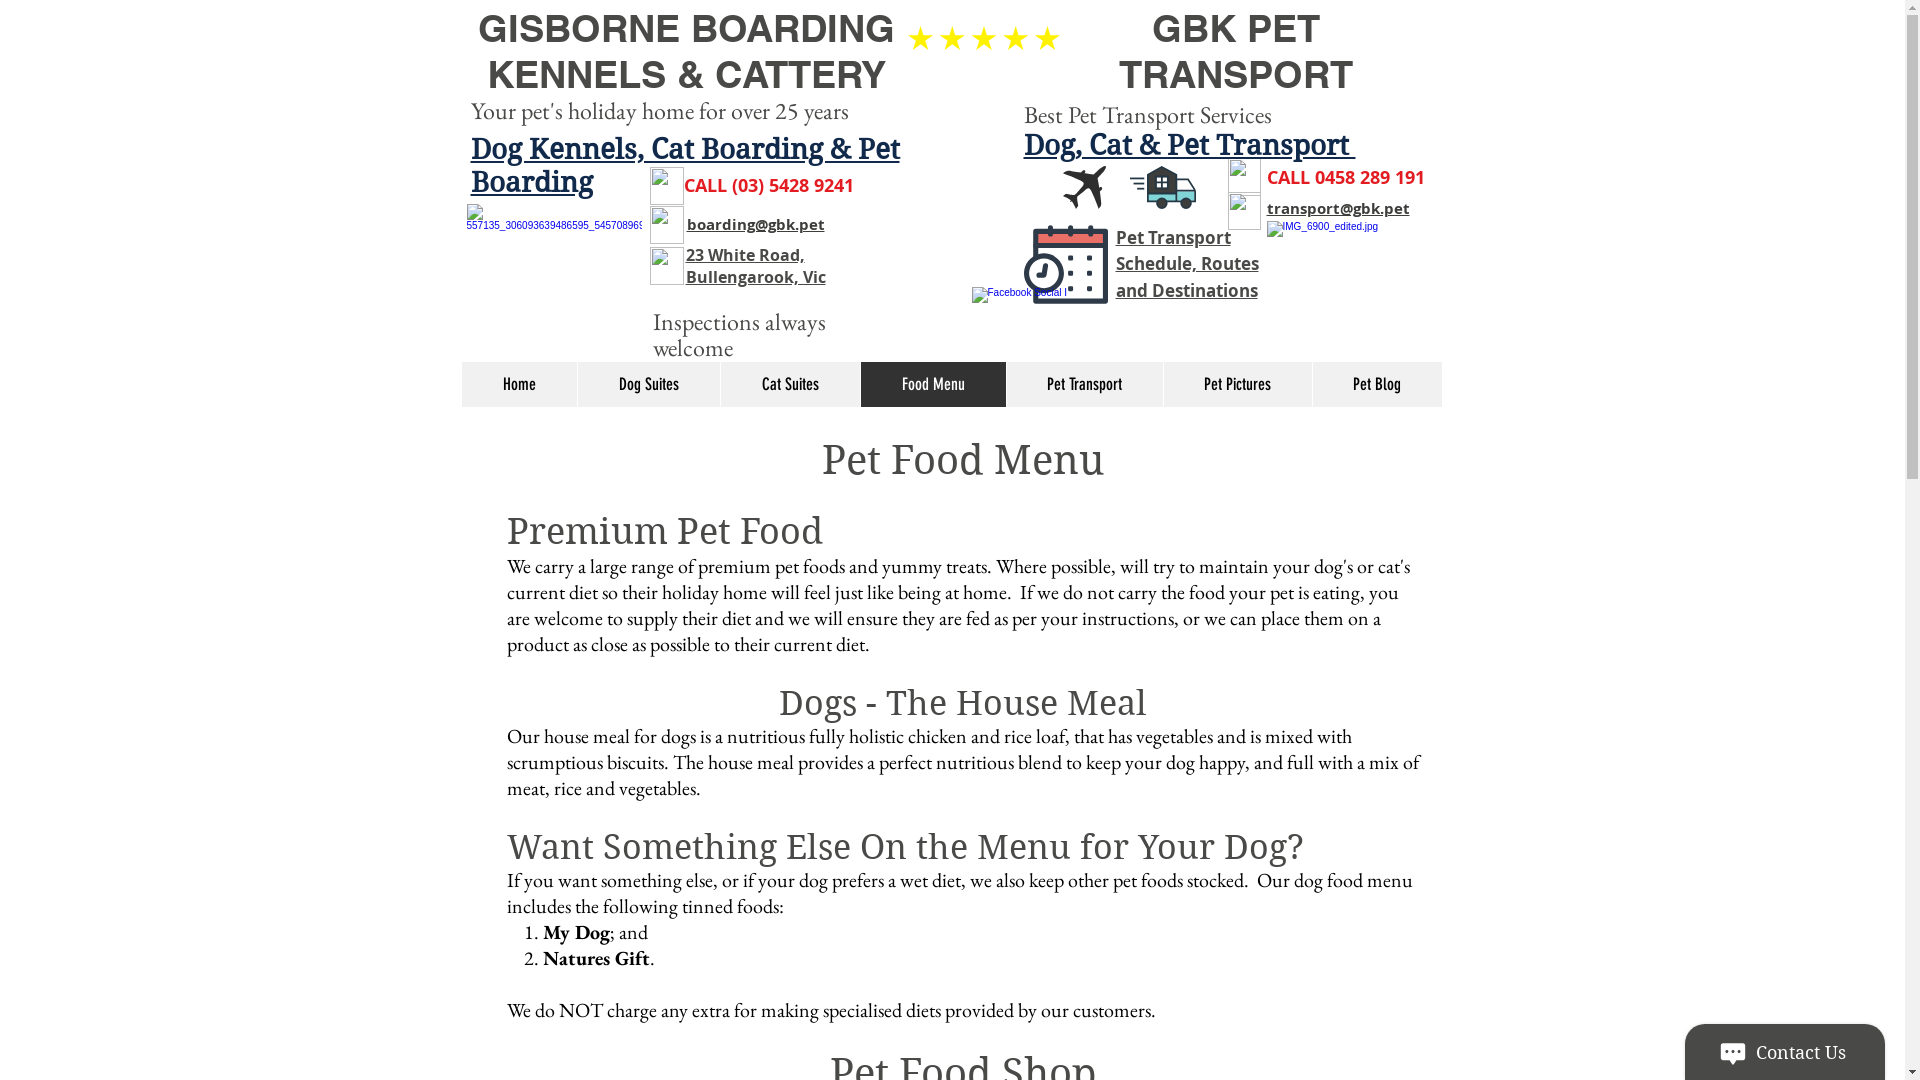  What do you see at coordinates (1190, 144) in the screenshot?
I see `'Dog, Cat & Pet Transport '` at bounding box center [1190, 144].